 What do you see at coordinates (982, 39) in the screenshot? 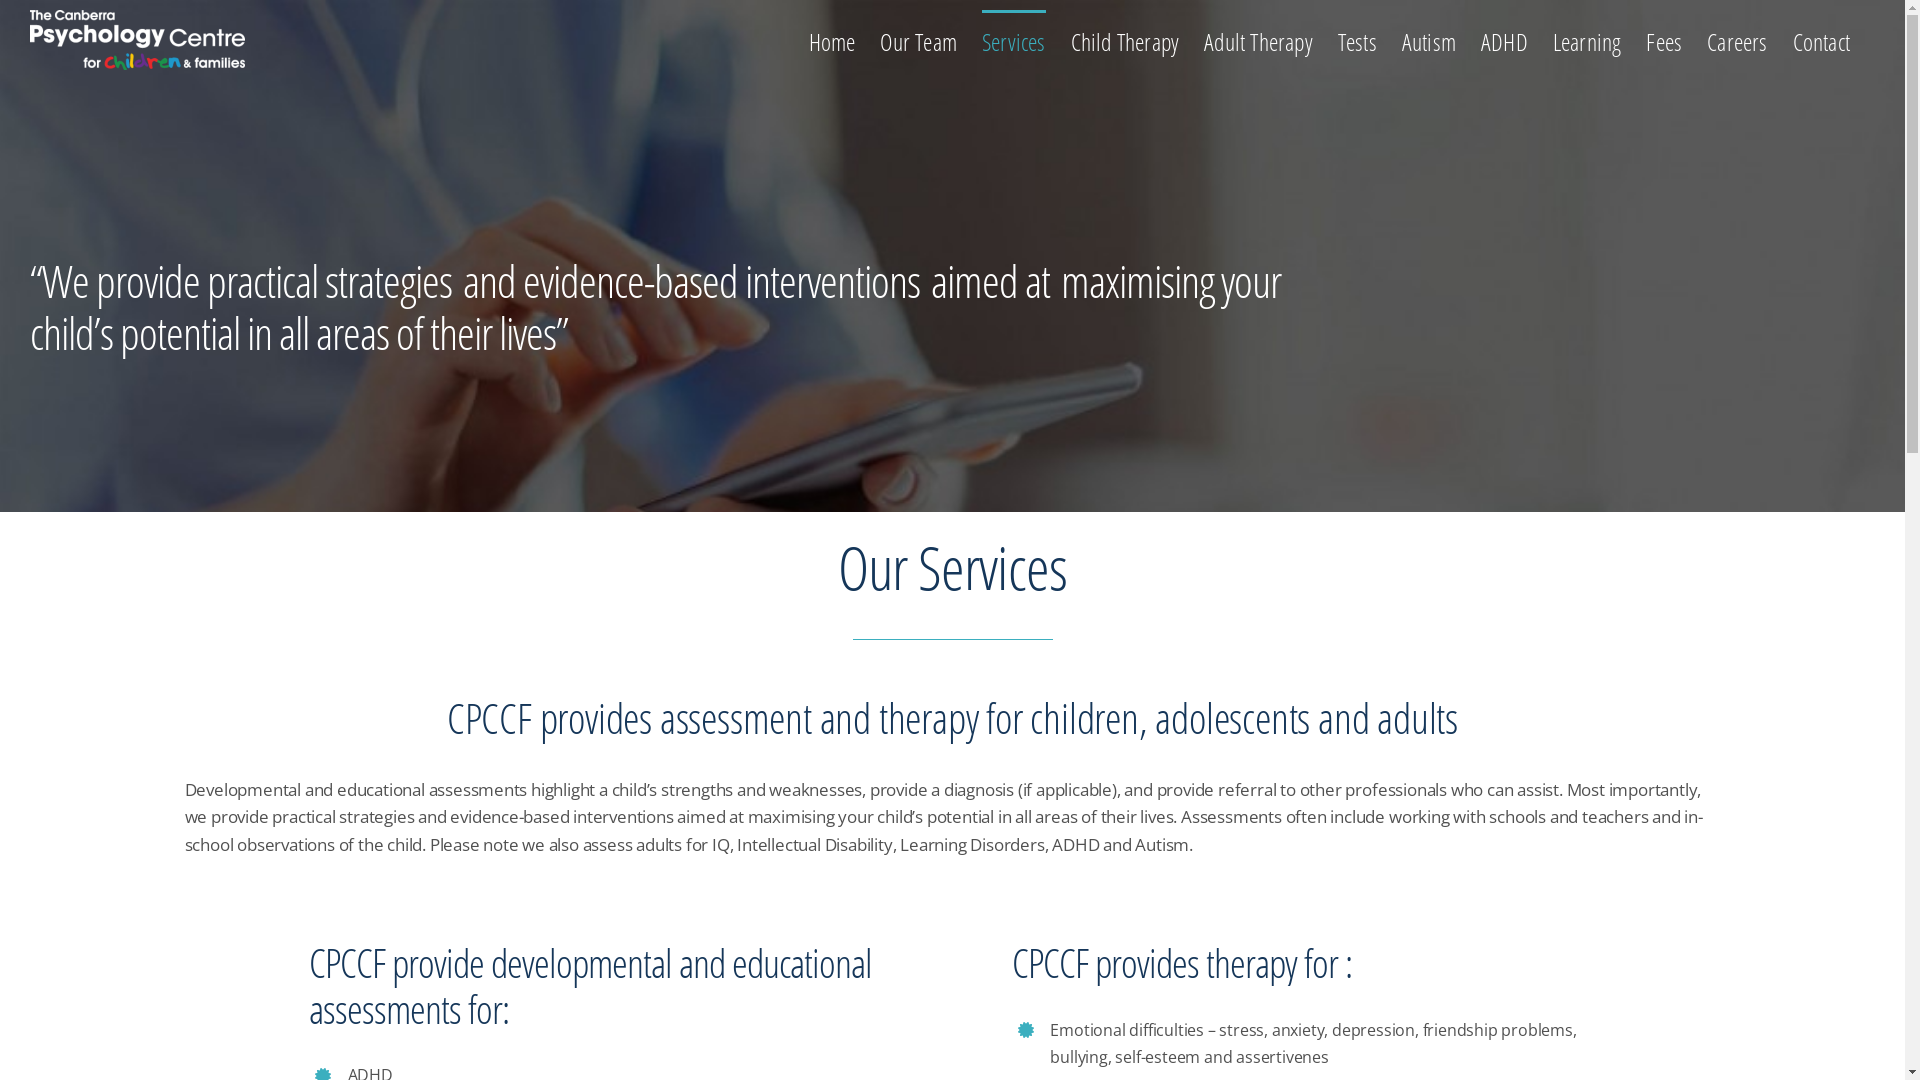
I see `'Services'` at bounding box center [982, 39].